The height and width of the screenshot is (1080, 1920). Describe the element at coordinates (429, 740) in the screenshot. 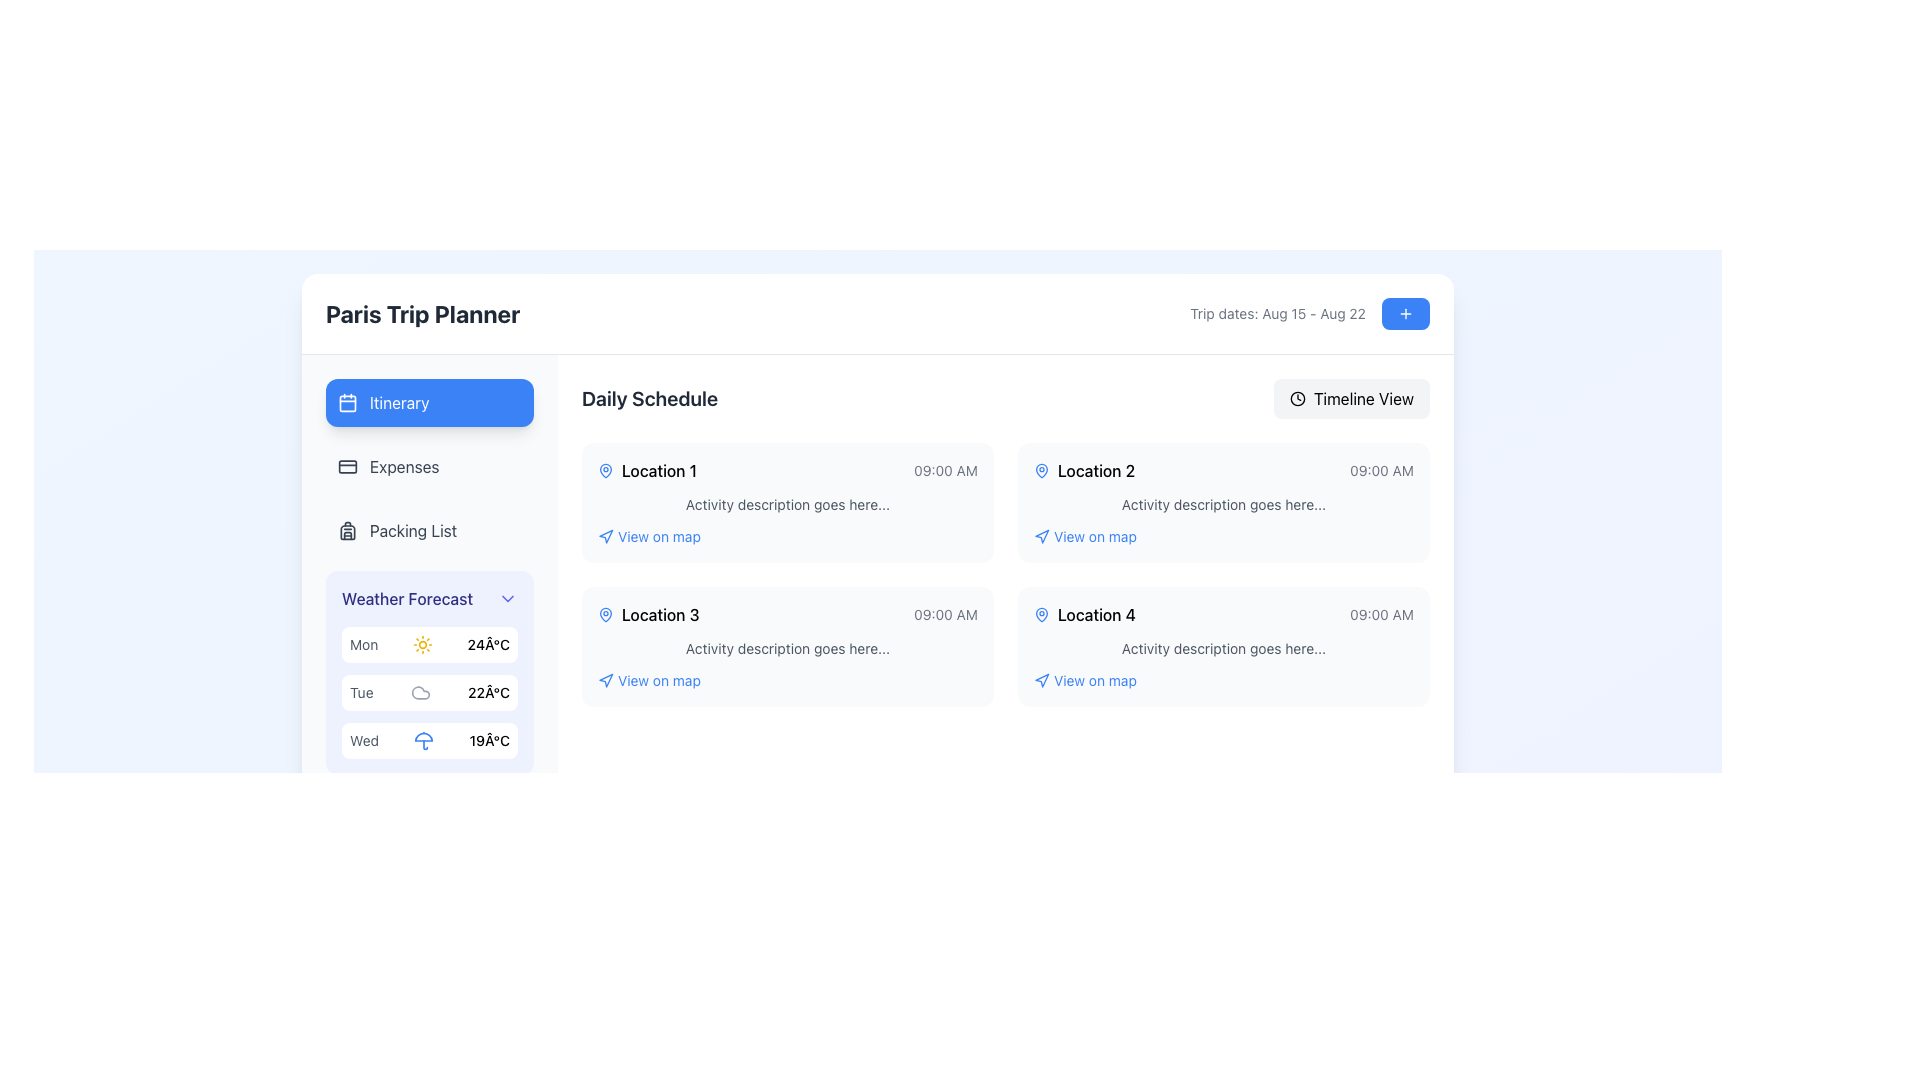

I see `the weather forecast display card for Wednesday, which features 'Wed' in gray text, a blue umbrella icon, and '19°C' in bold on the right` at that location.